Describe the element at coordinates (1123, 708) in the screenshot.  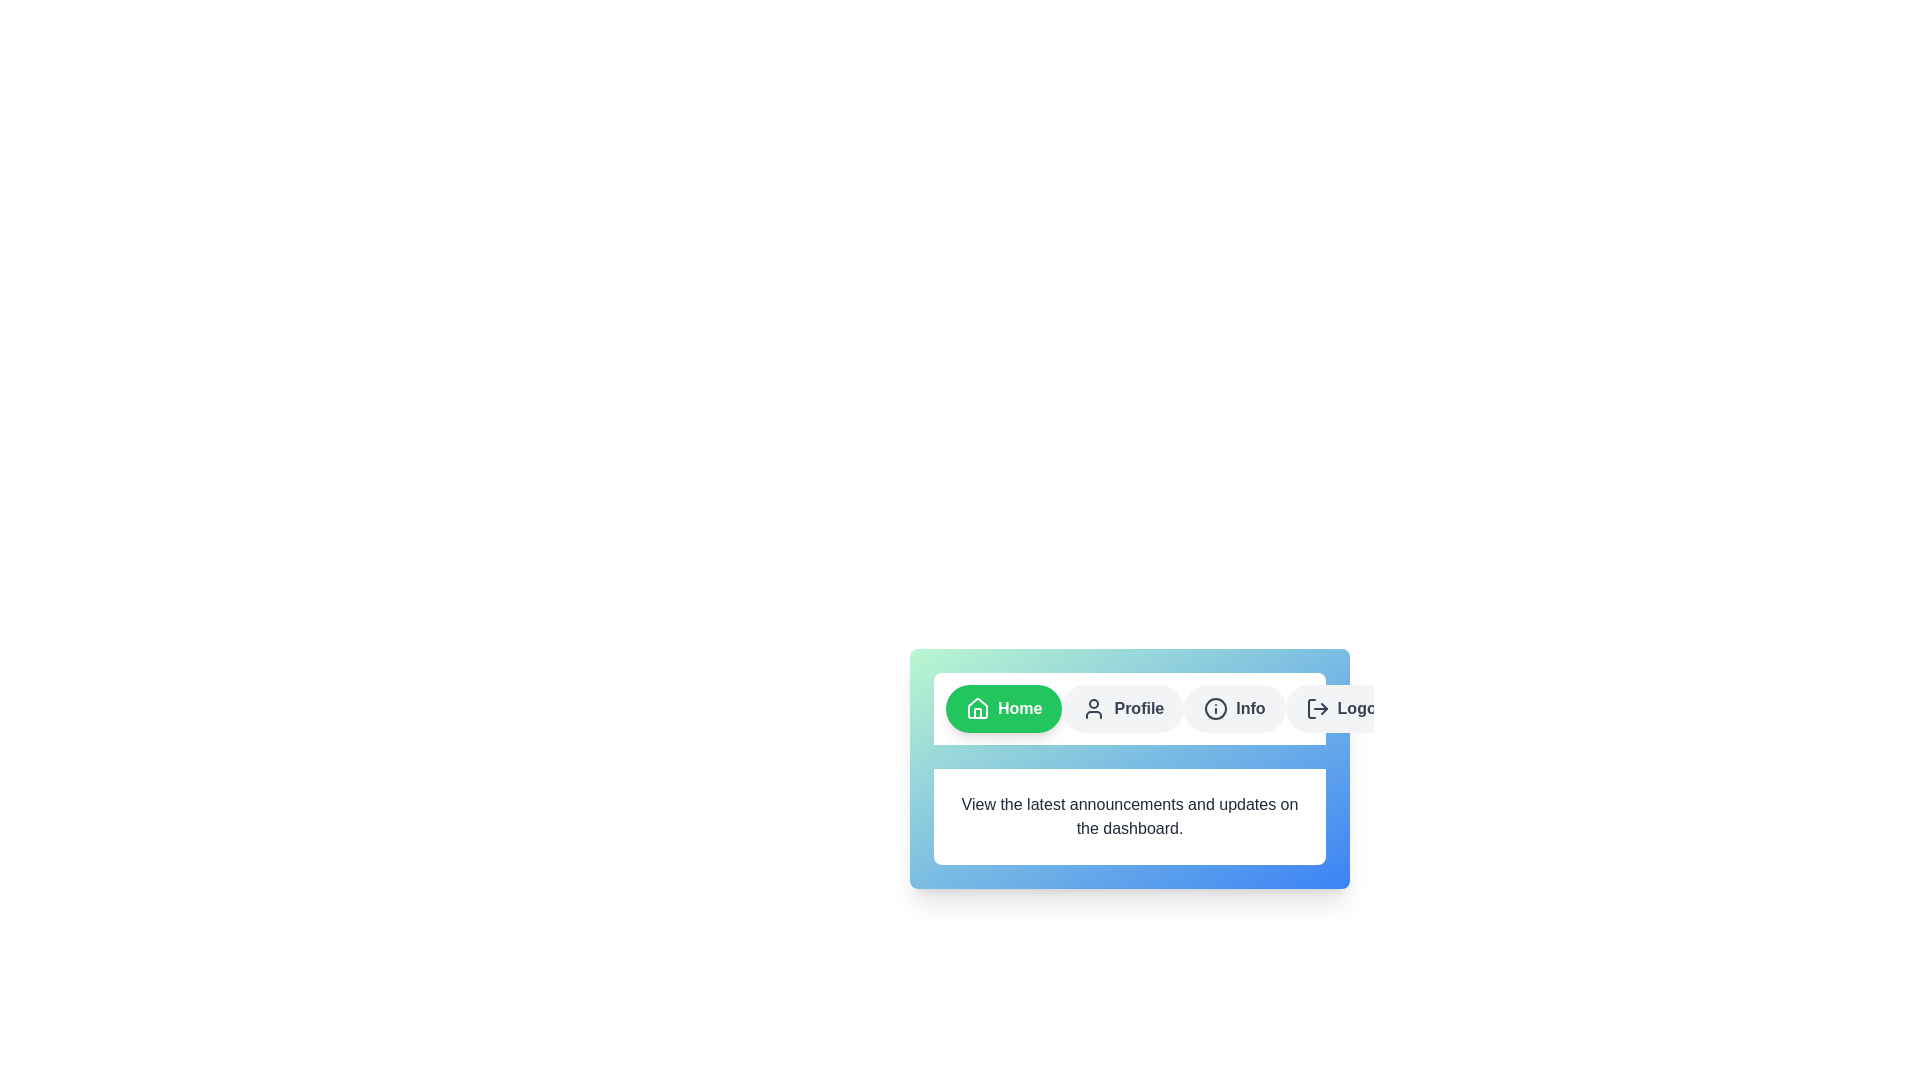
I see `the second option in the horizontal menu bar, labeled 'Profile'` at that location.